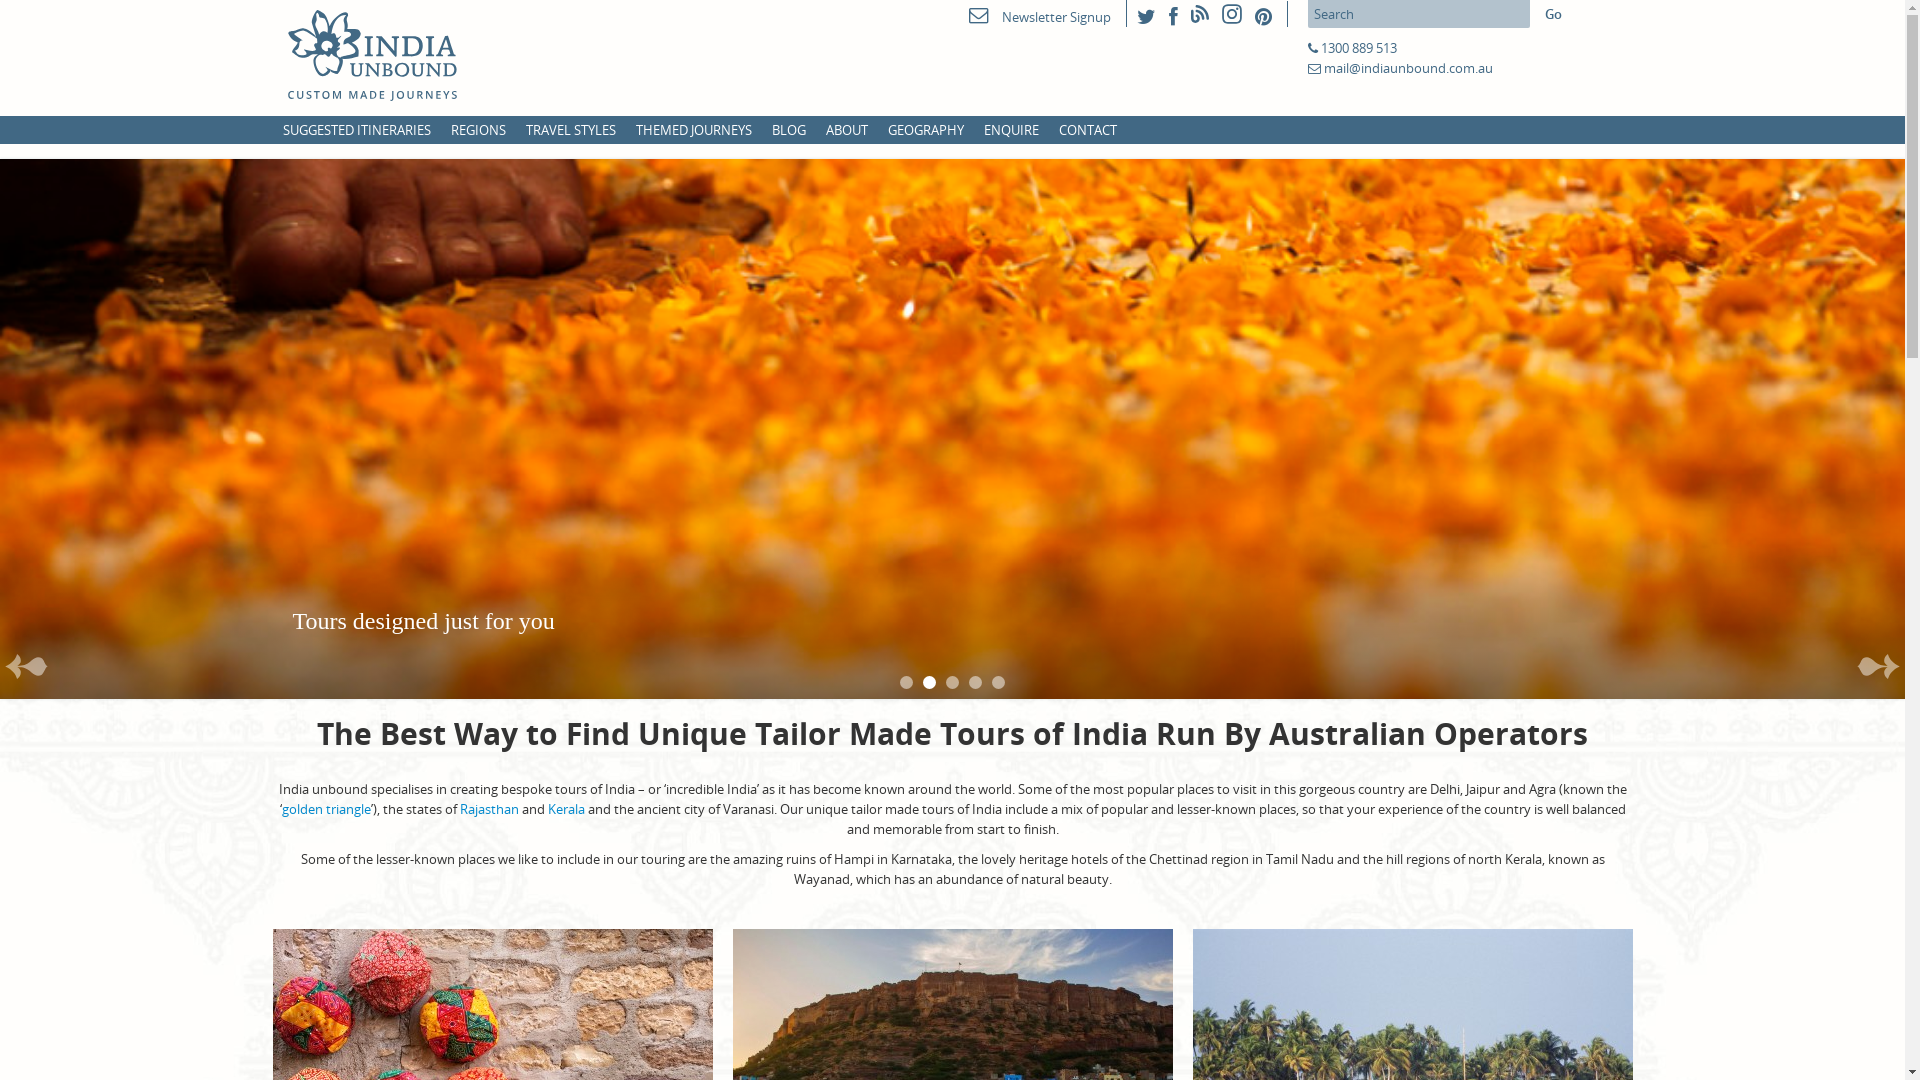  I want to click on 'golden triangle', so click(281, 808).